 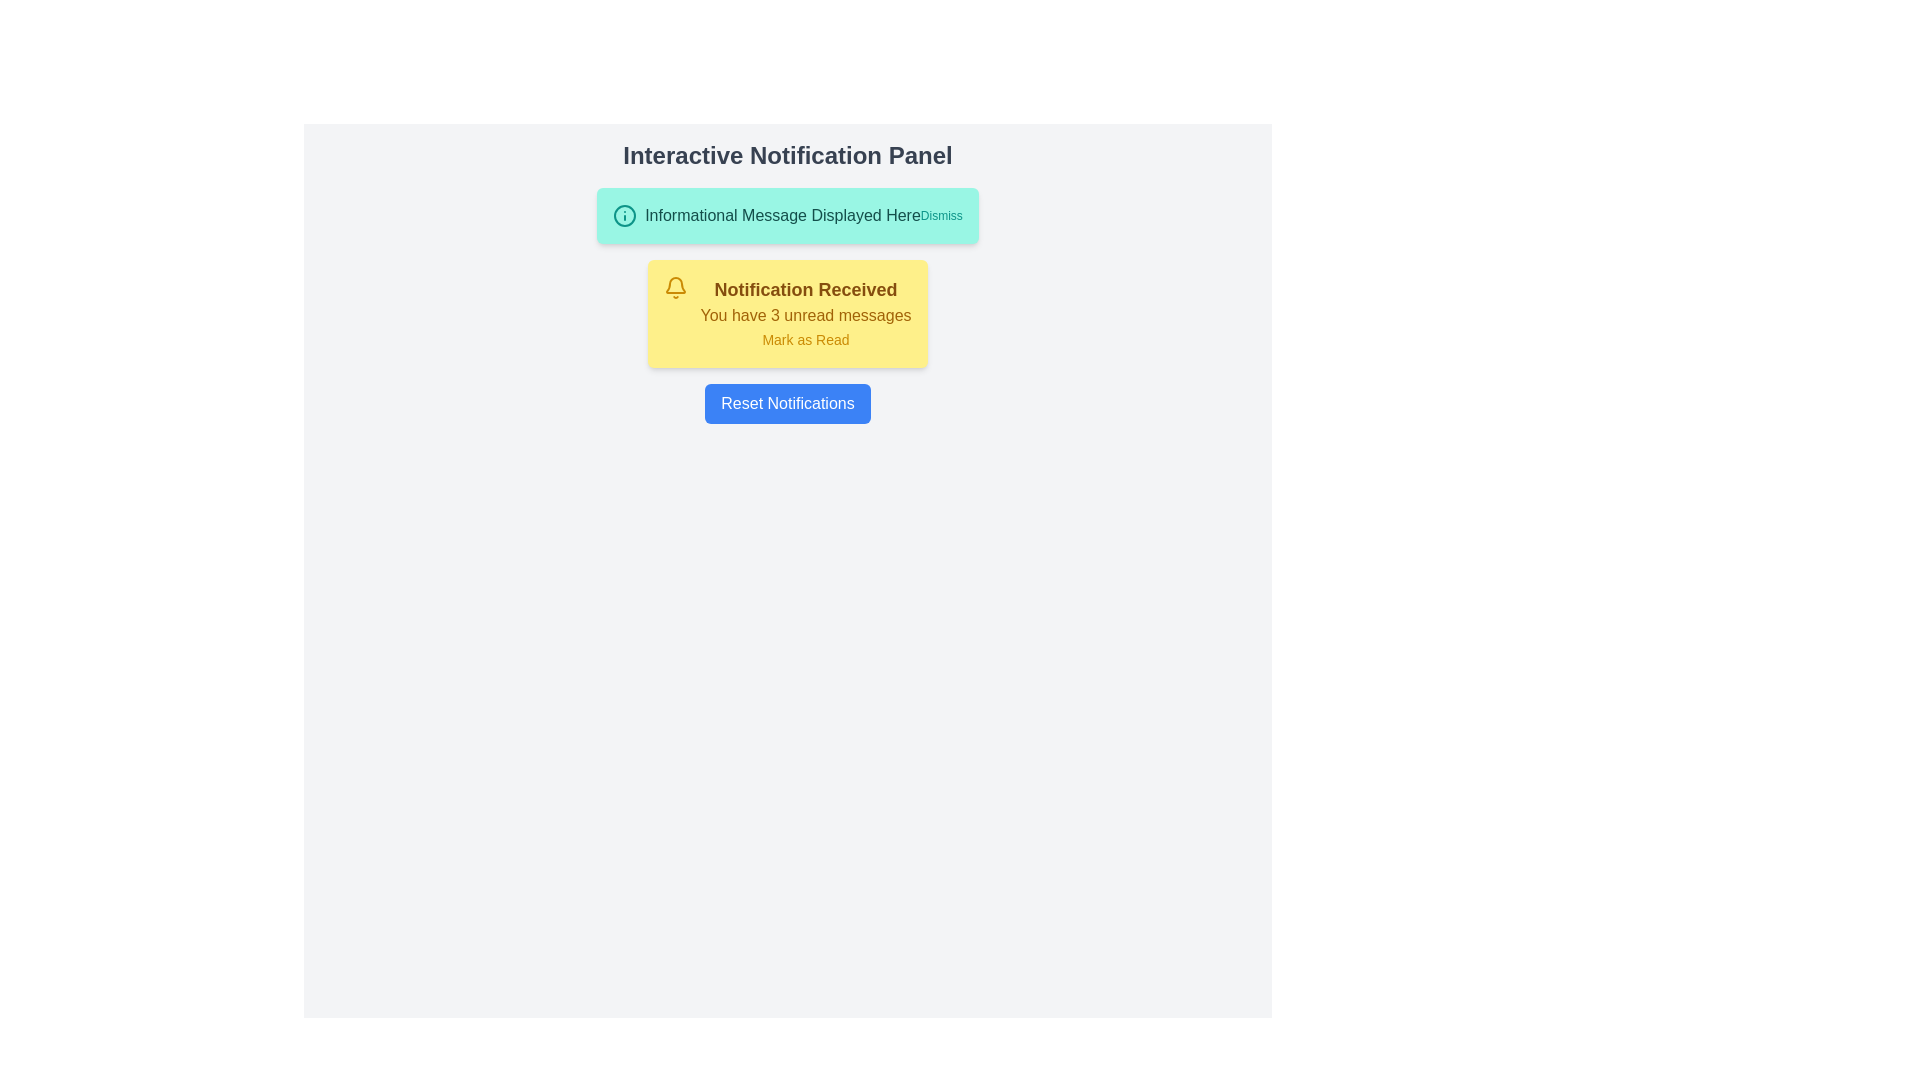 I want to click on the notification icon located at the top-left corner of the yellow notification card that reads 'Notification Received', so click(x=676, y=288).